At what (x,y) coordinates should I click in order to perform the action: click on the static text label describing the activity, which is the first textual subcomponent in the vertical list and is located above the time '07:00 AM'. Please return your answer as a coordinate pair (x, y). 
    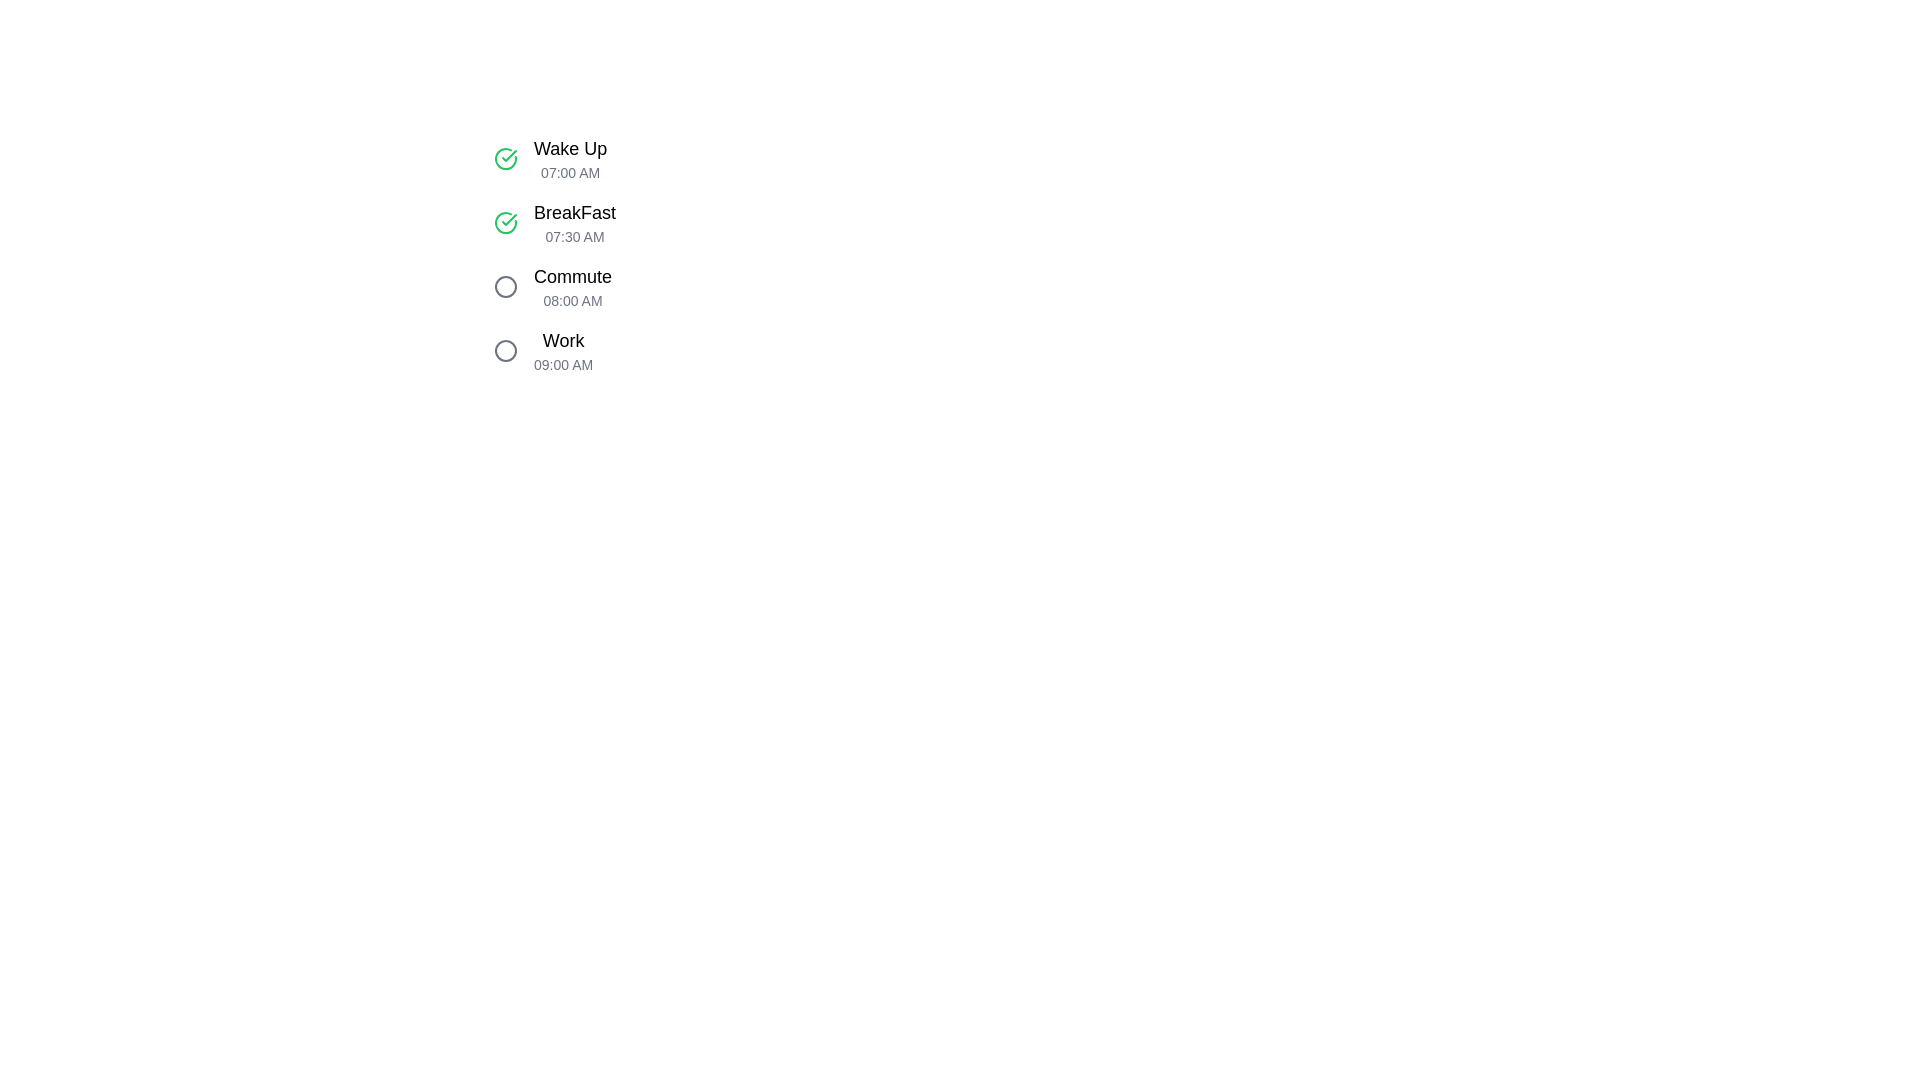
    Looking at the image, I should click on (569, 148).